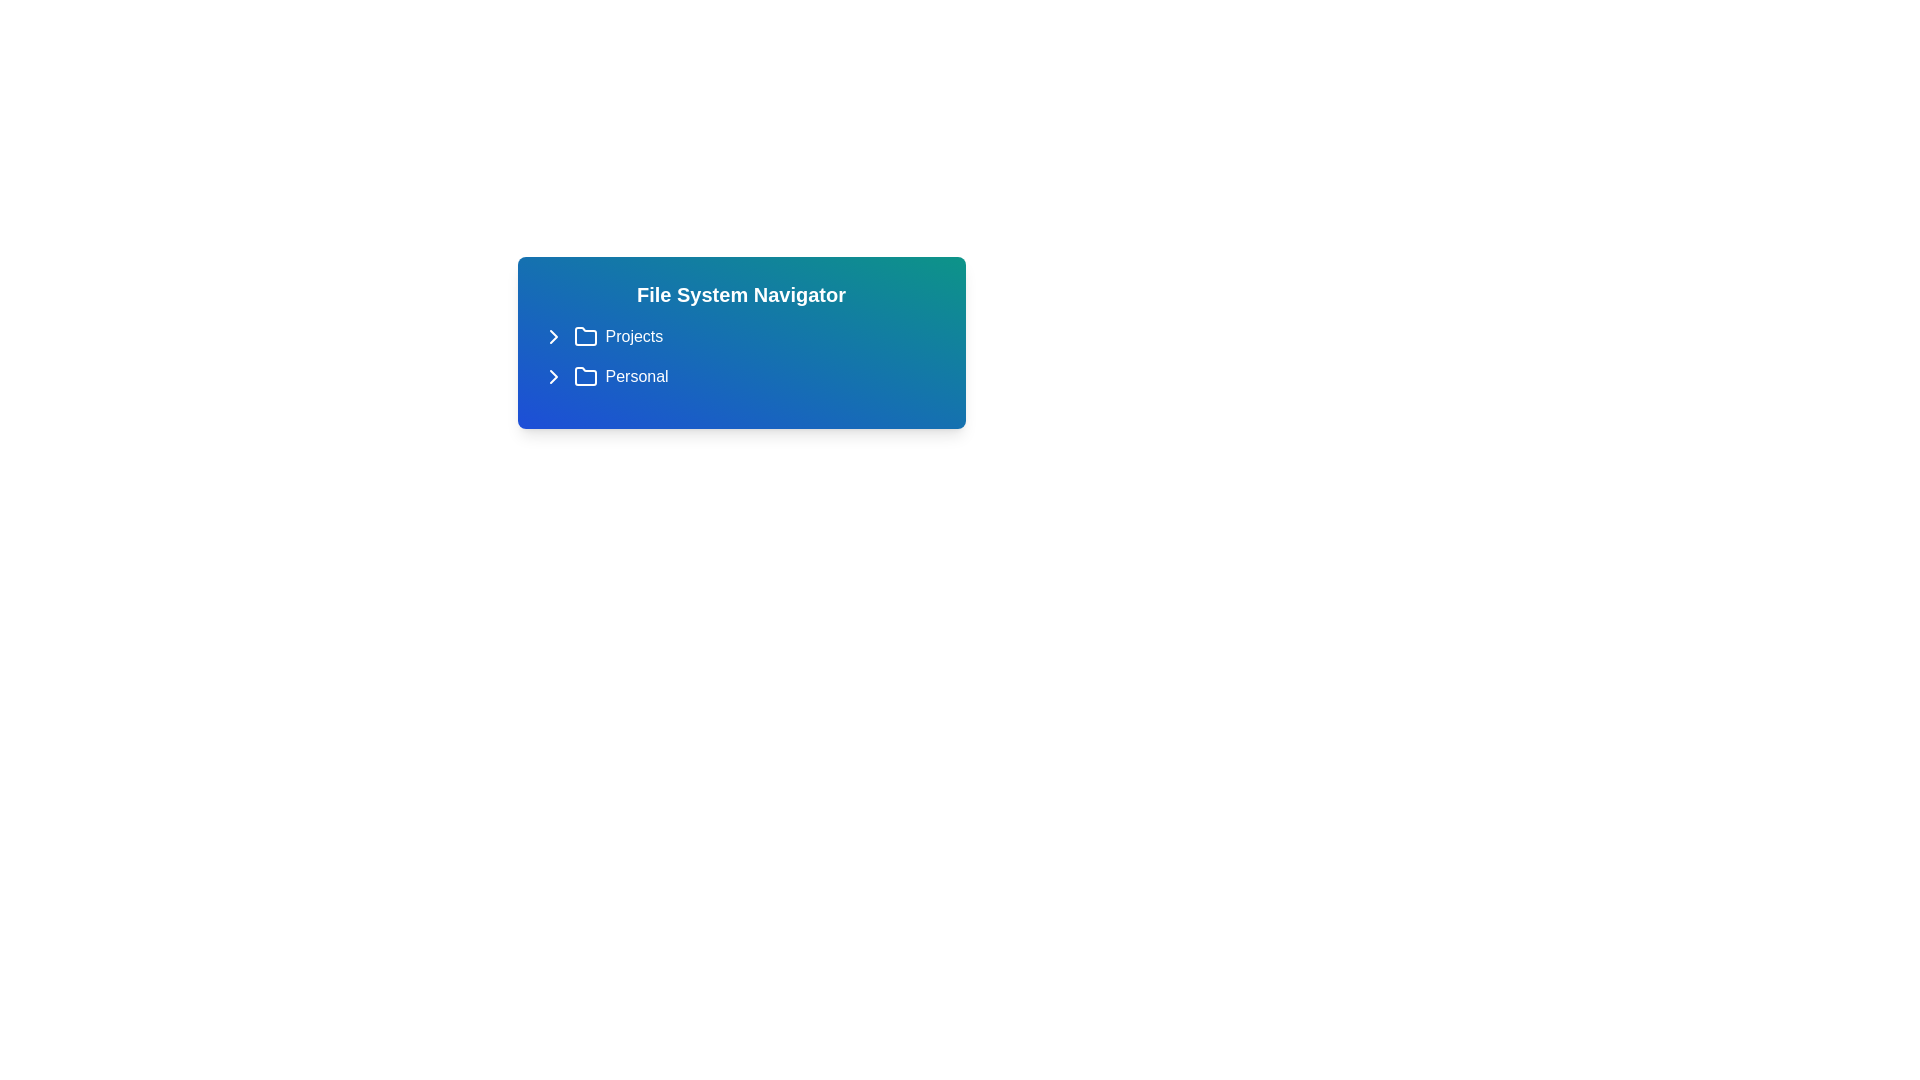 The image size is (1920, 1080). I want to click on the folder icon to toggle its expanded state. Specify the folder name as Personal, so click(553, 377).